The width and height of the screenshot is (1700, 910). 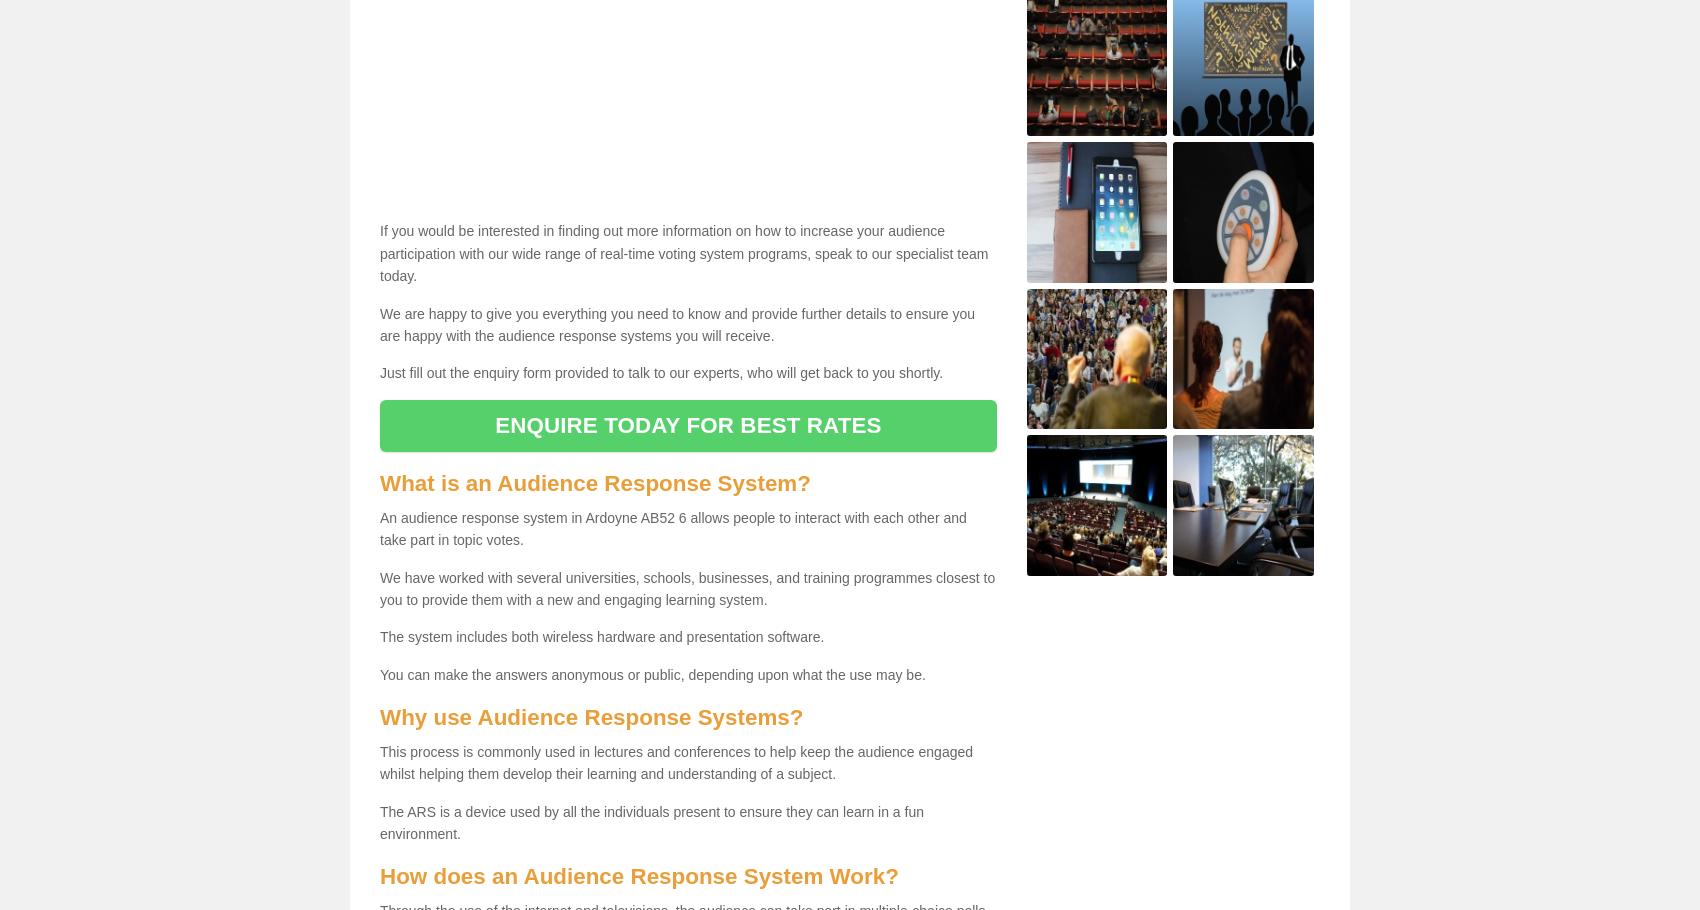 What do you see at coordinates (600, 637) in the screenshot?
I see `'The system includes both wireless hardware and presentation software.'` at bounding box center [600, 637].